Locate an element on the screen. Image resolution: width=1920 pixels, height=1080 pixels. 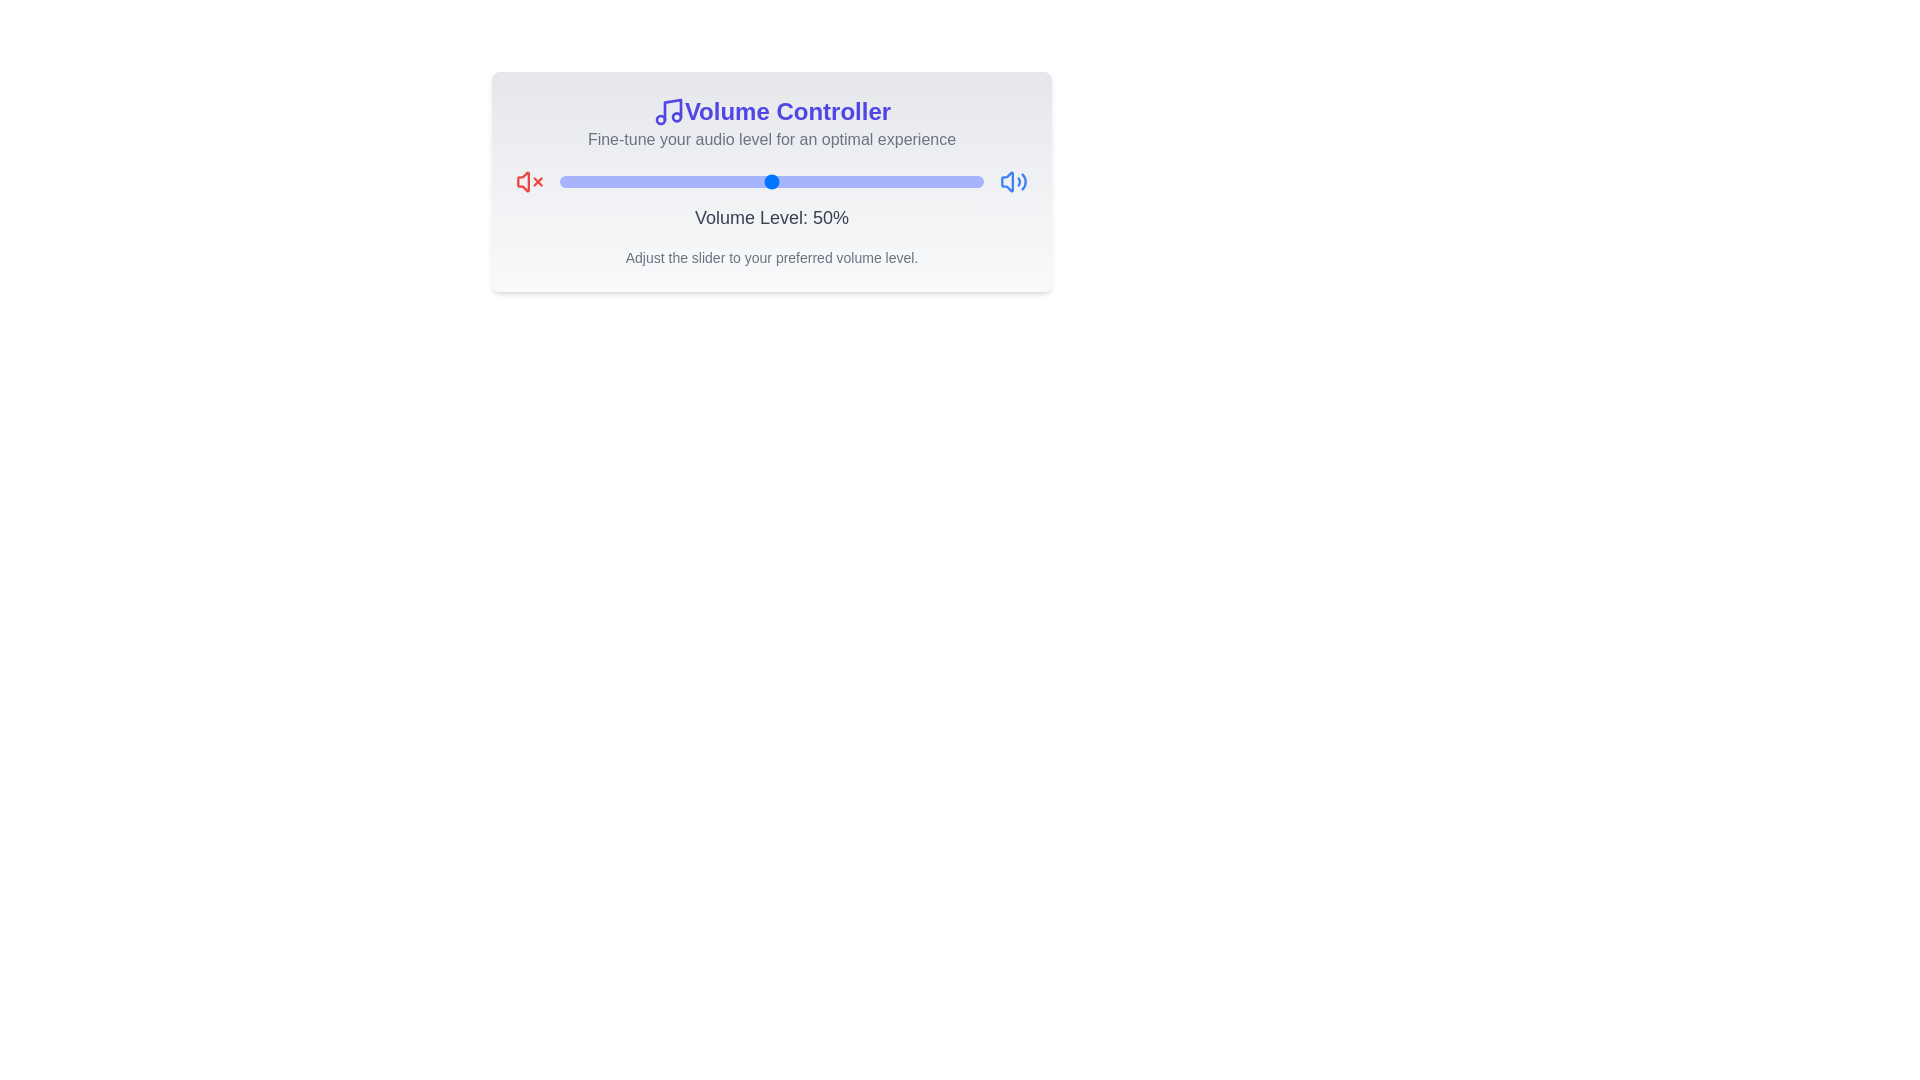
the volume slider to set the volume to 70% is located at coordinates (856, 181).